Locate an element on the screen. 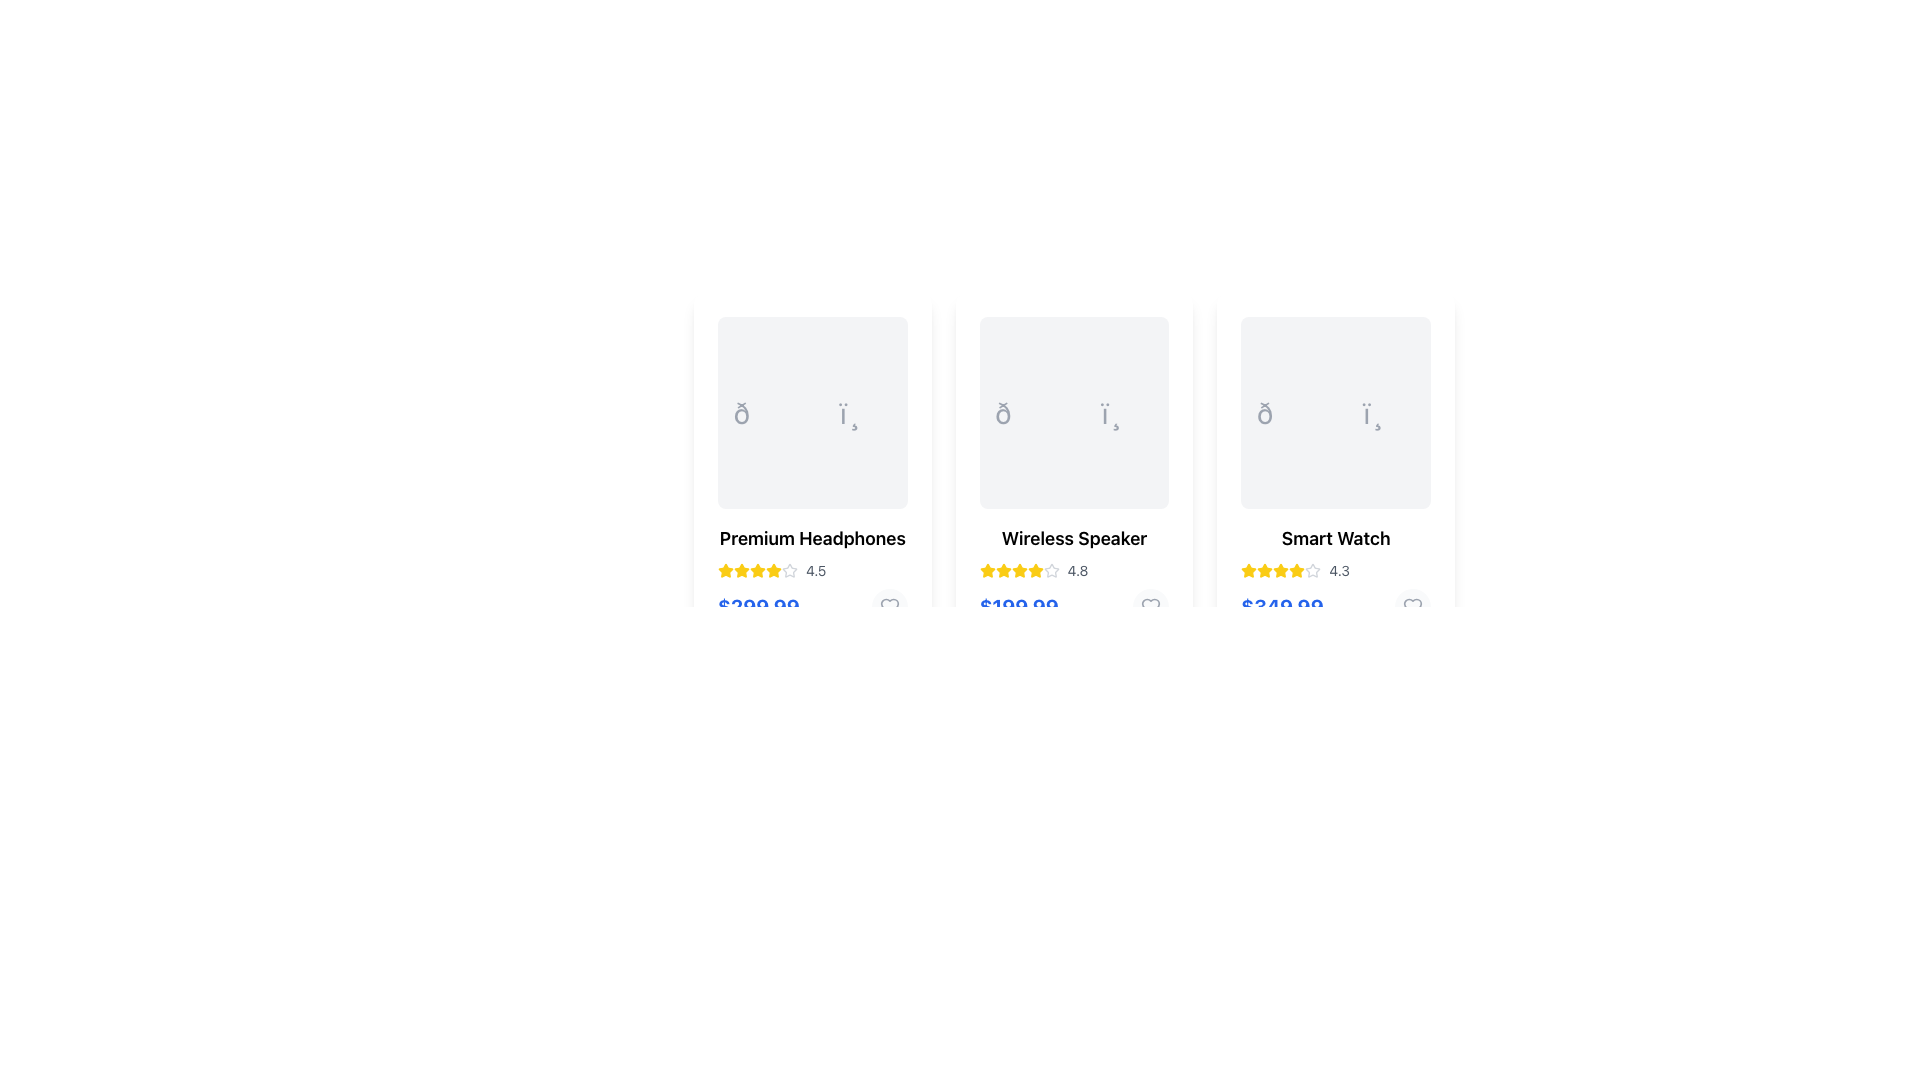  the first yellow star icon in the rating section of the 'Wireless Speaker' product card, which is located slightly above the text '4.8' is located at coordinates (987, 570).